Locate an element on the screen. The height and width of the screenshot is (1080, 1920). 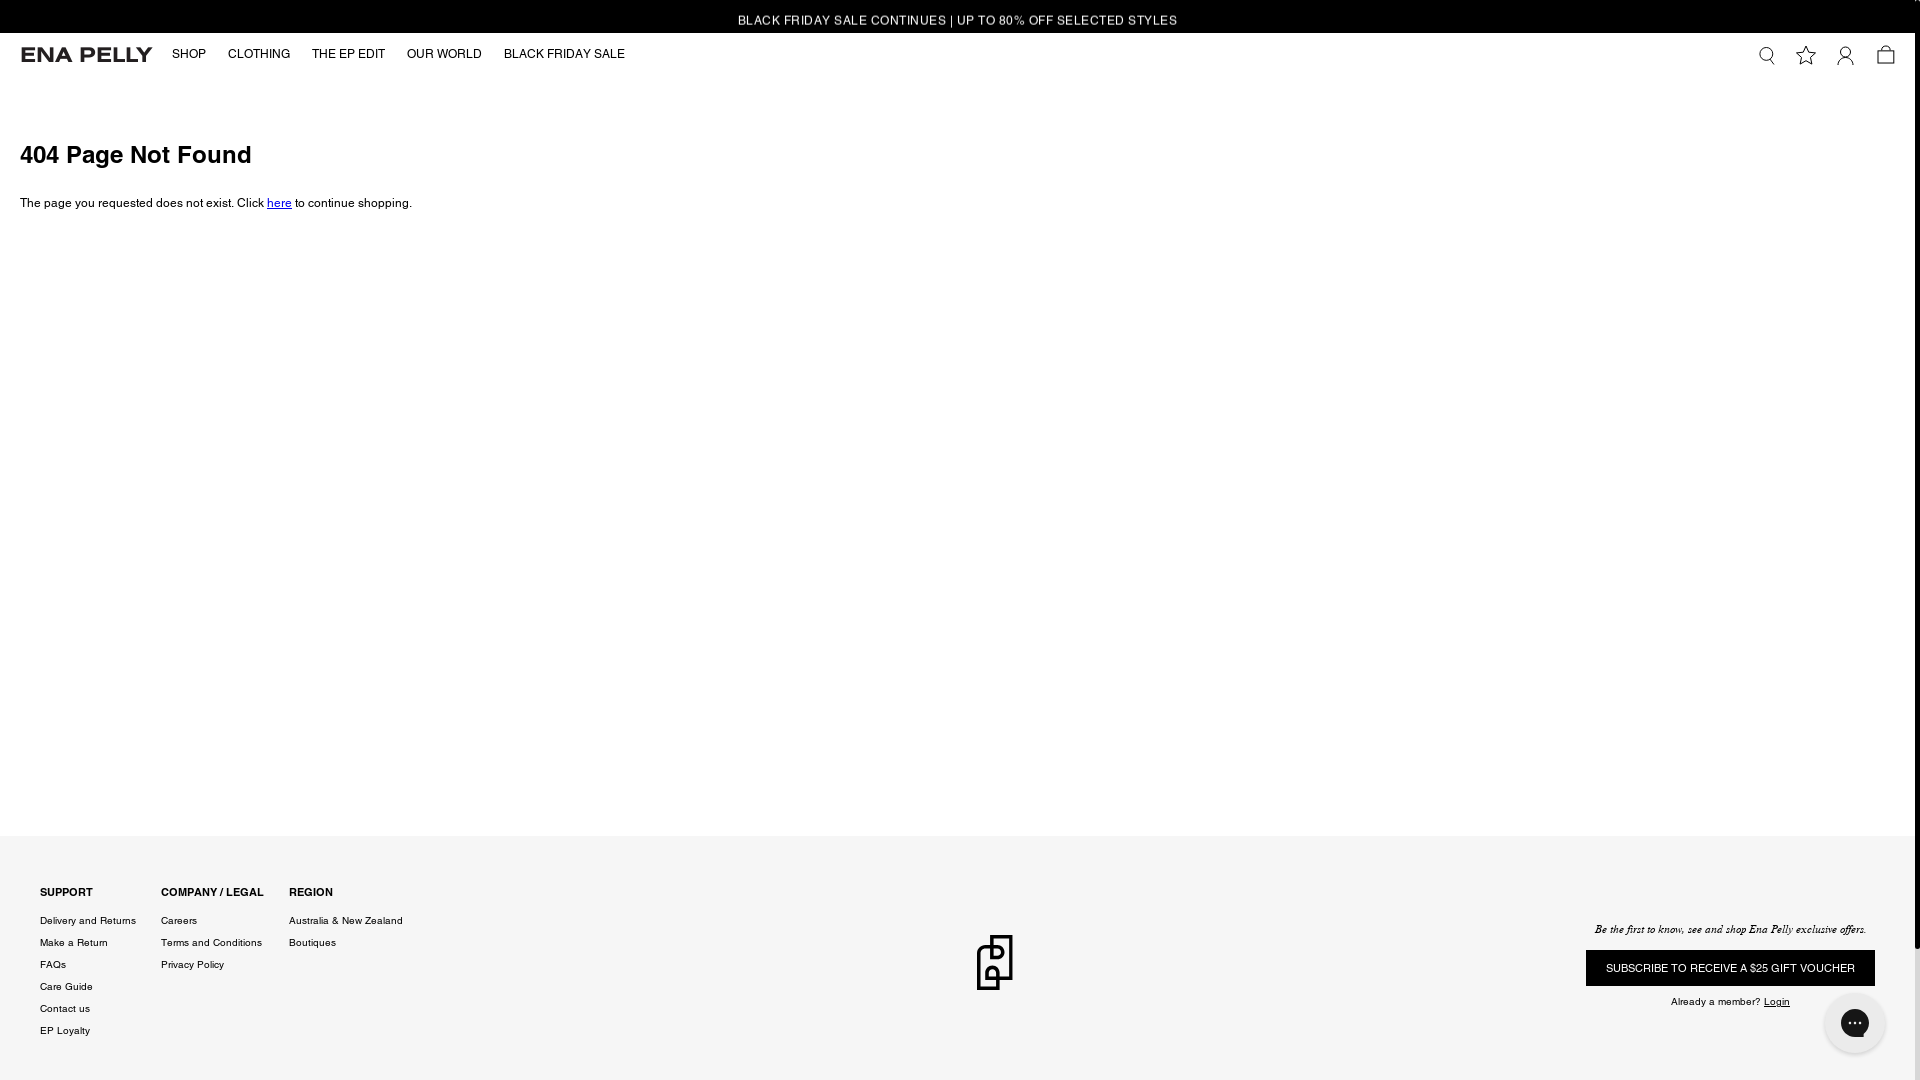
'OUR WORLD' is located at coordinates (443, 53).